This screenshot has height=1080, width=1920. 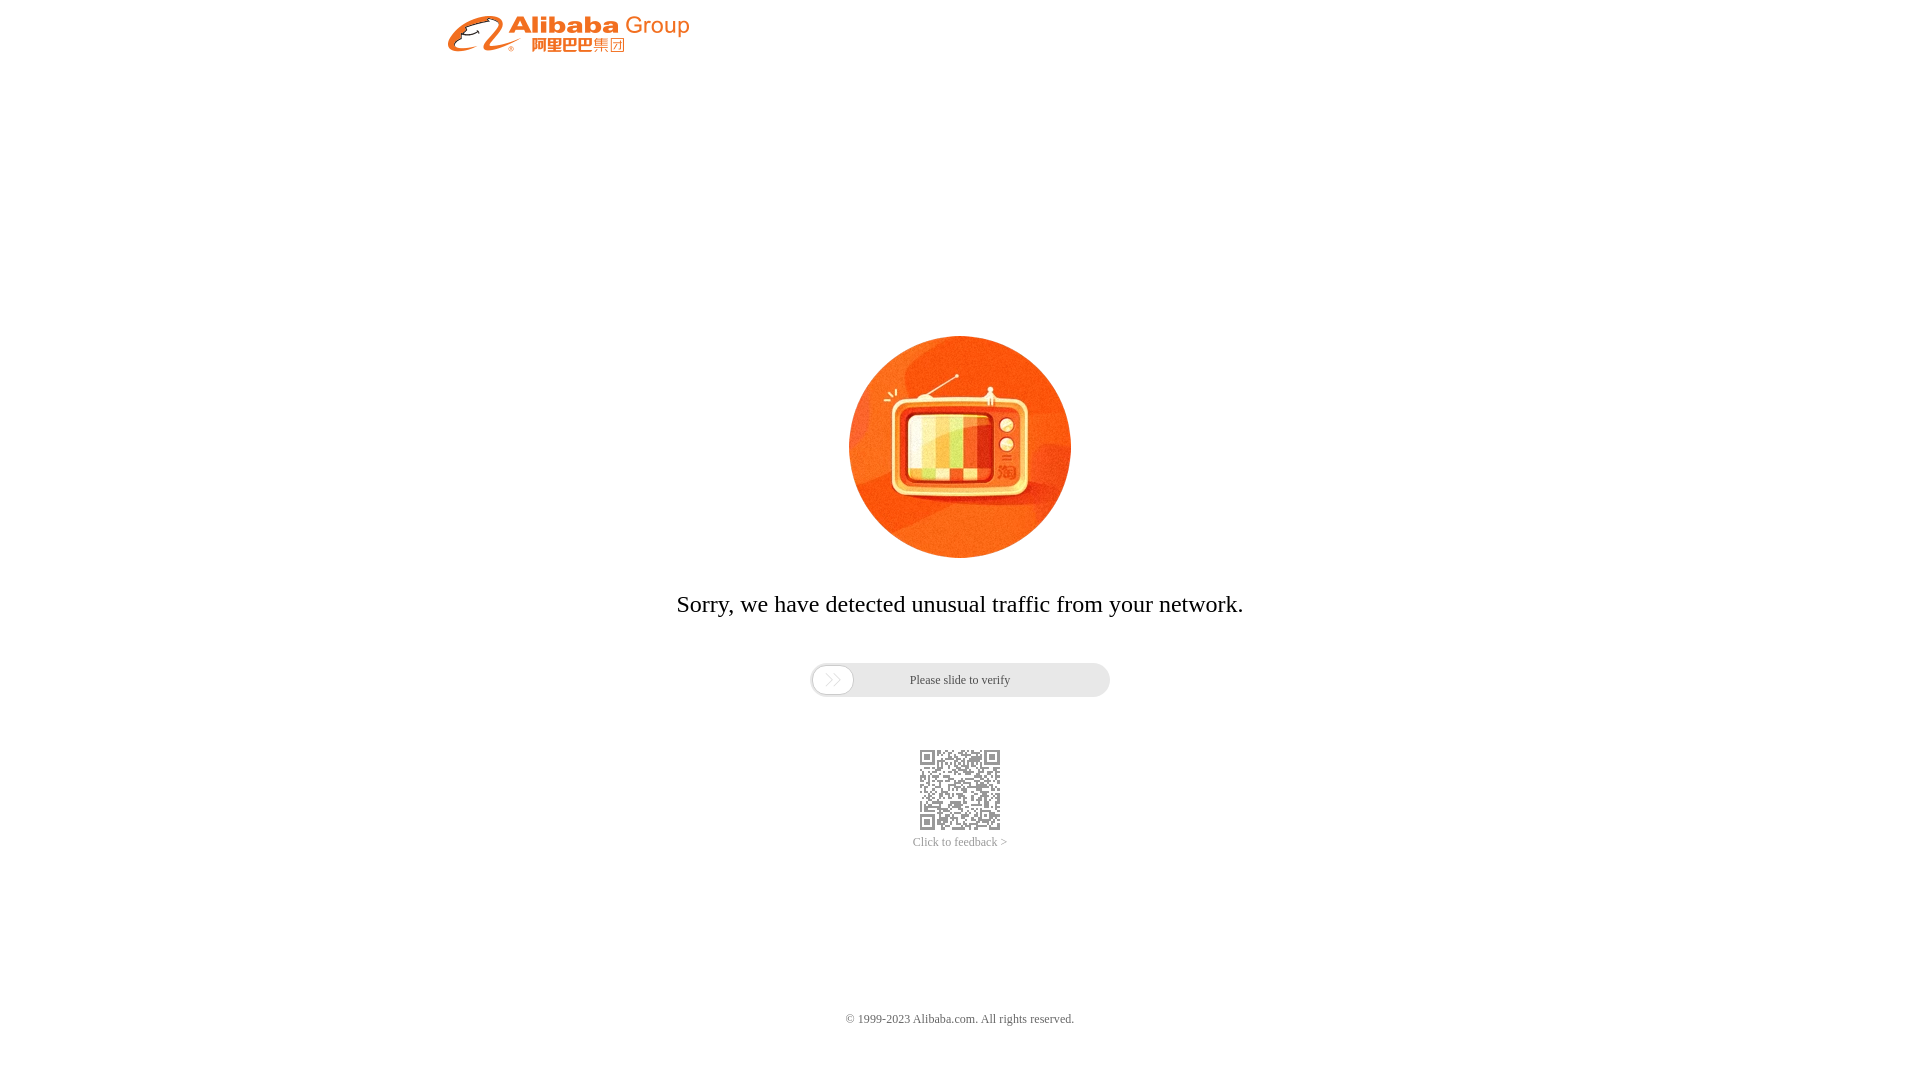 What do you see at coordinates (960, 842) in the screenshot?
I see `'Click to feedback >'` at bounding box center [960, 842].